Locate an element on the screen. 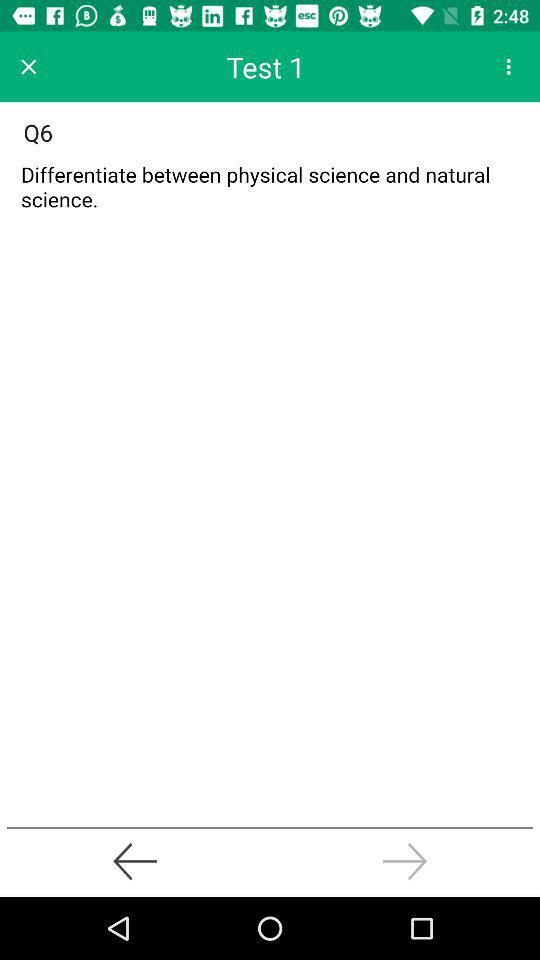 The width and height of the screenshot is (540, 960). more options turned on is located at coordinates (508, 66).